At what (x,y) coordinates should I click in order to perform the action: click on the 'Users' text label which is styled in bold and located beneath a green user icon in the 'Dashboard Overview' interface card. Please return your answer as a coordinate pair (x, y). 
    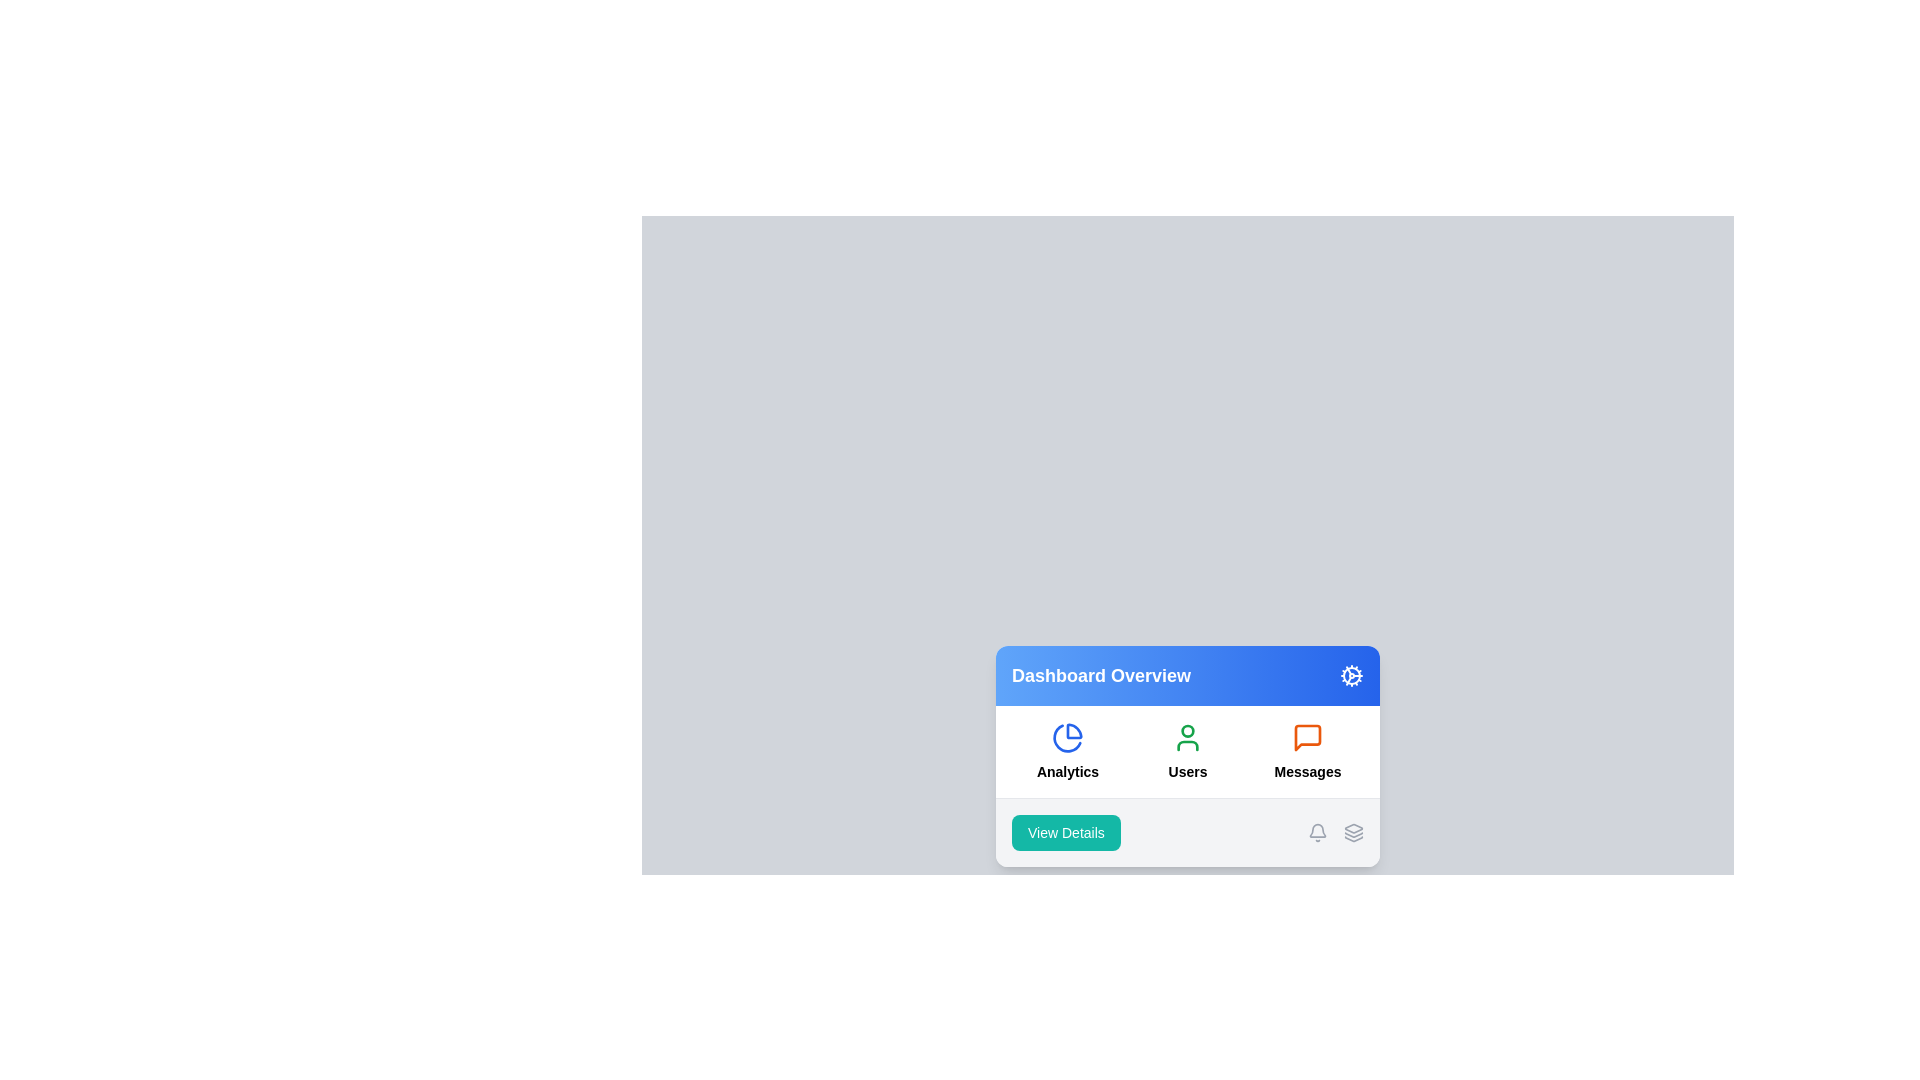
    Looking at the image, I should click on (1187, 770).